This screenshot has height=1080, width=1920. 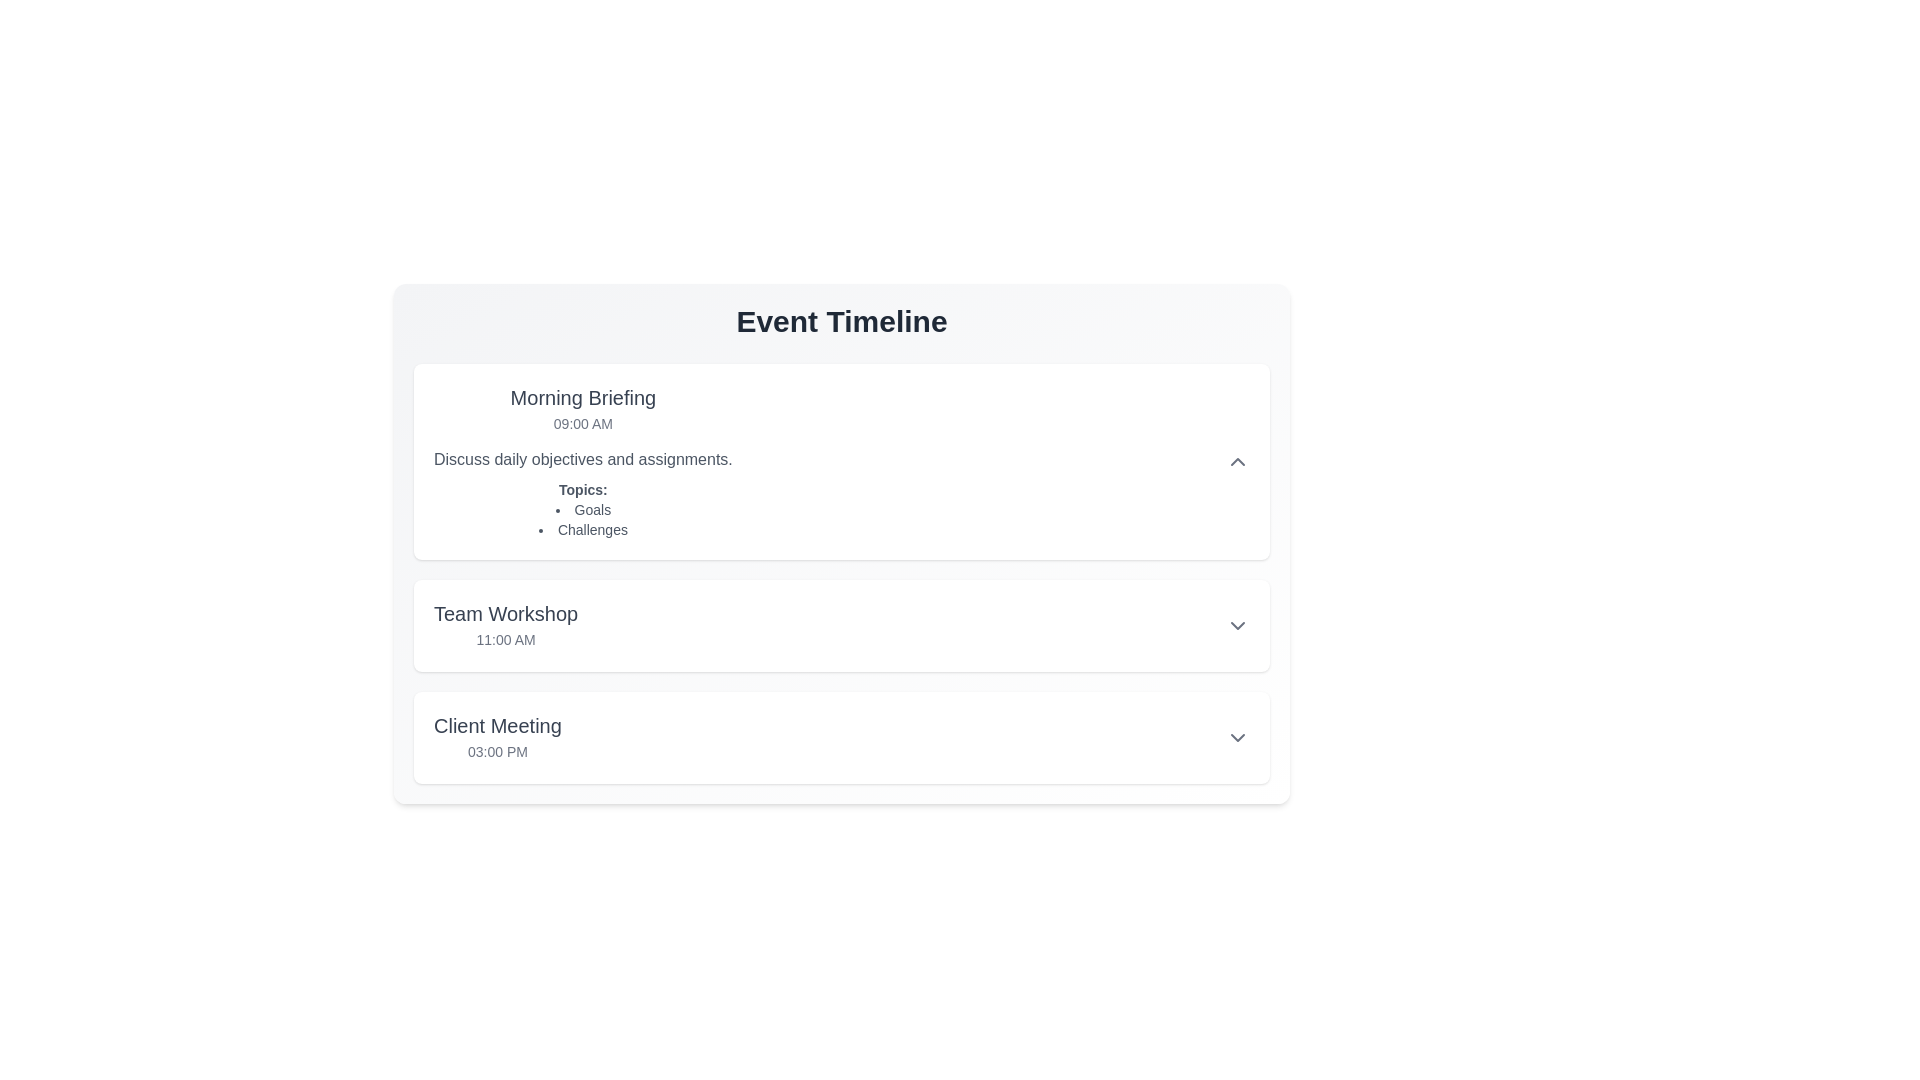 What do you see at coordinates (841, 462) in the screenshot?
I see `on the 'Morning Briefing' collapsible card` at bounding box center [841, 462].